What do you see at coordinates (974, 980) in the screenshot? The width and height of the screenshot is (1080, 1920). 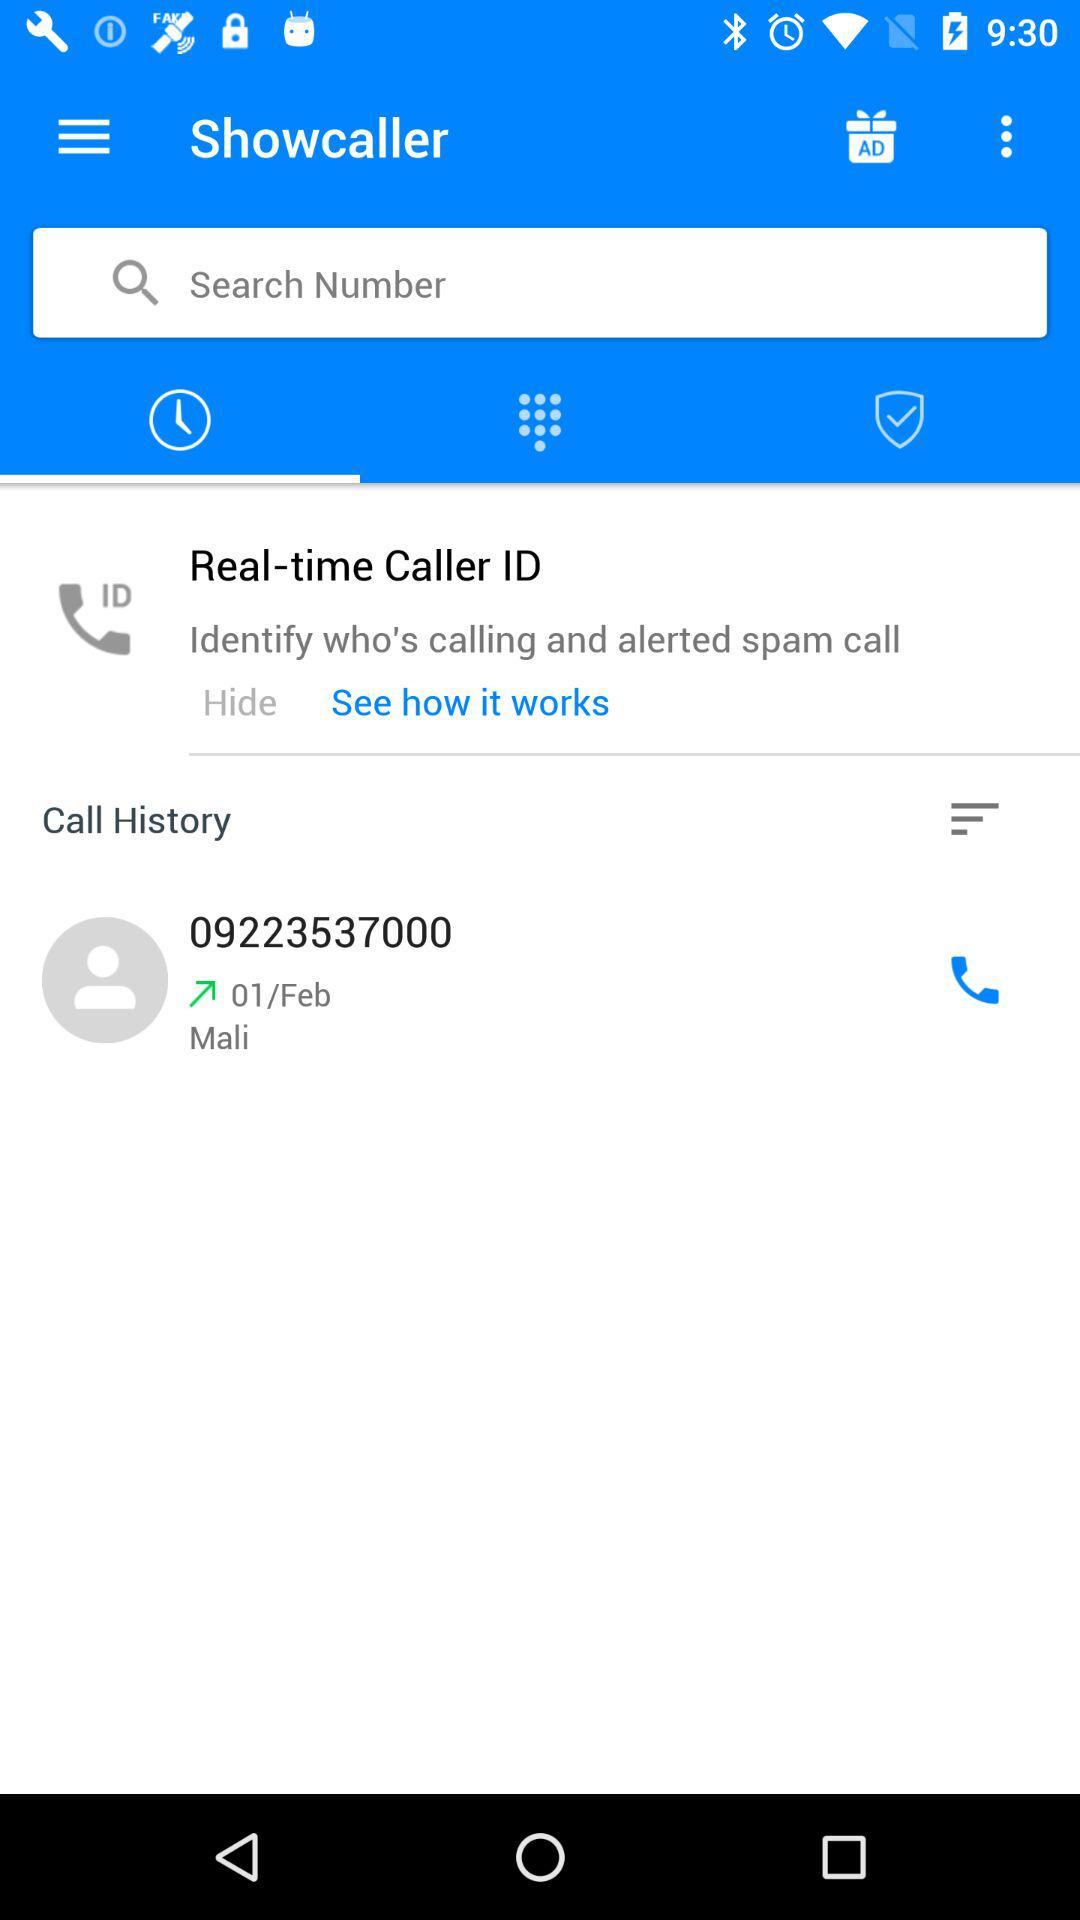 I see `call contact` at bounding box center [974, 980].